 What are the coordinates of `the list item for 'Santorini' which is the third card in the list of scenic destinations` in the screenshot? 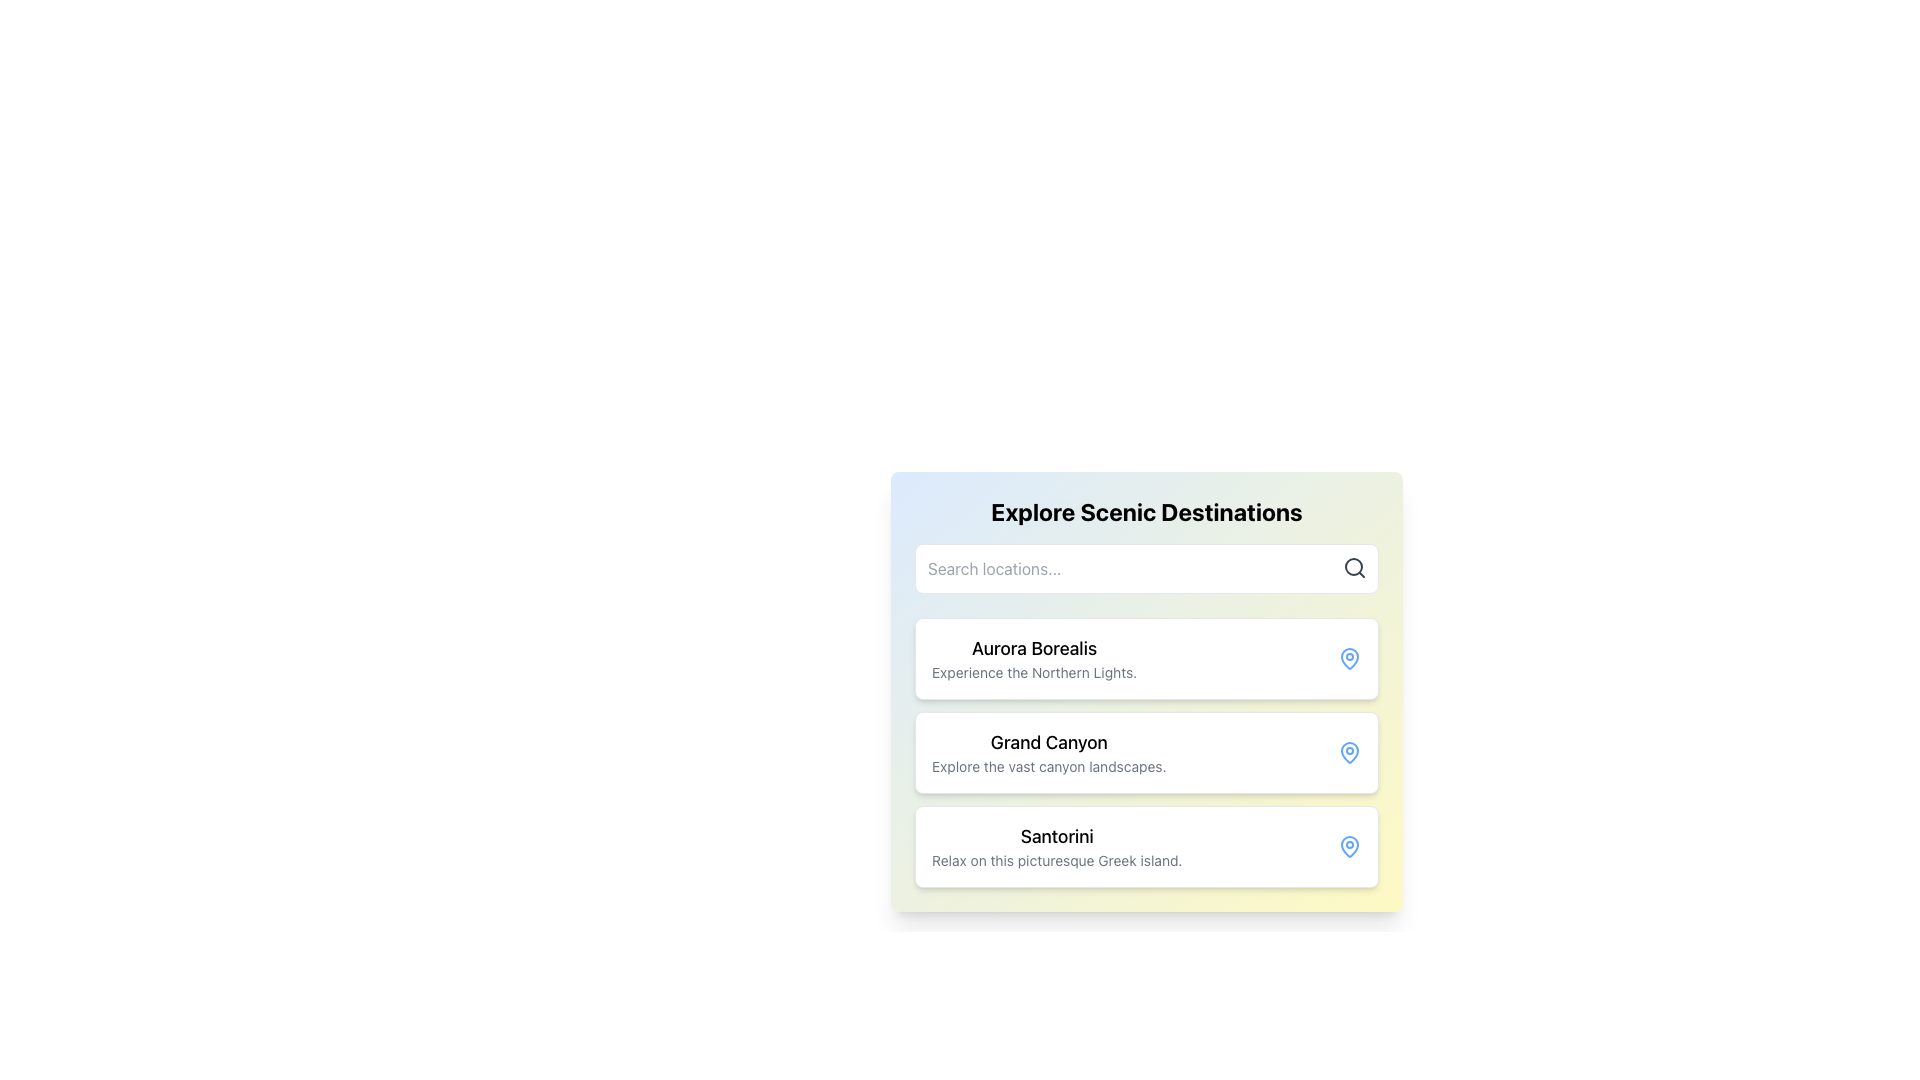 It's located at (1055, 847).